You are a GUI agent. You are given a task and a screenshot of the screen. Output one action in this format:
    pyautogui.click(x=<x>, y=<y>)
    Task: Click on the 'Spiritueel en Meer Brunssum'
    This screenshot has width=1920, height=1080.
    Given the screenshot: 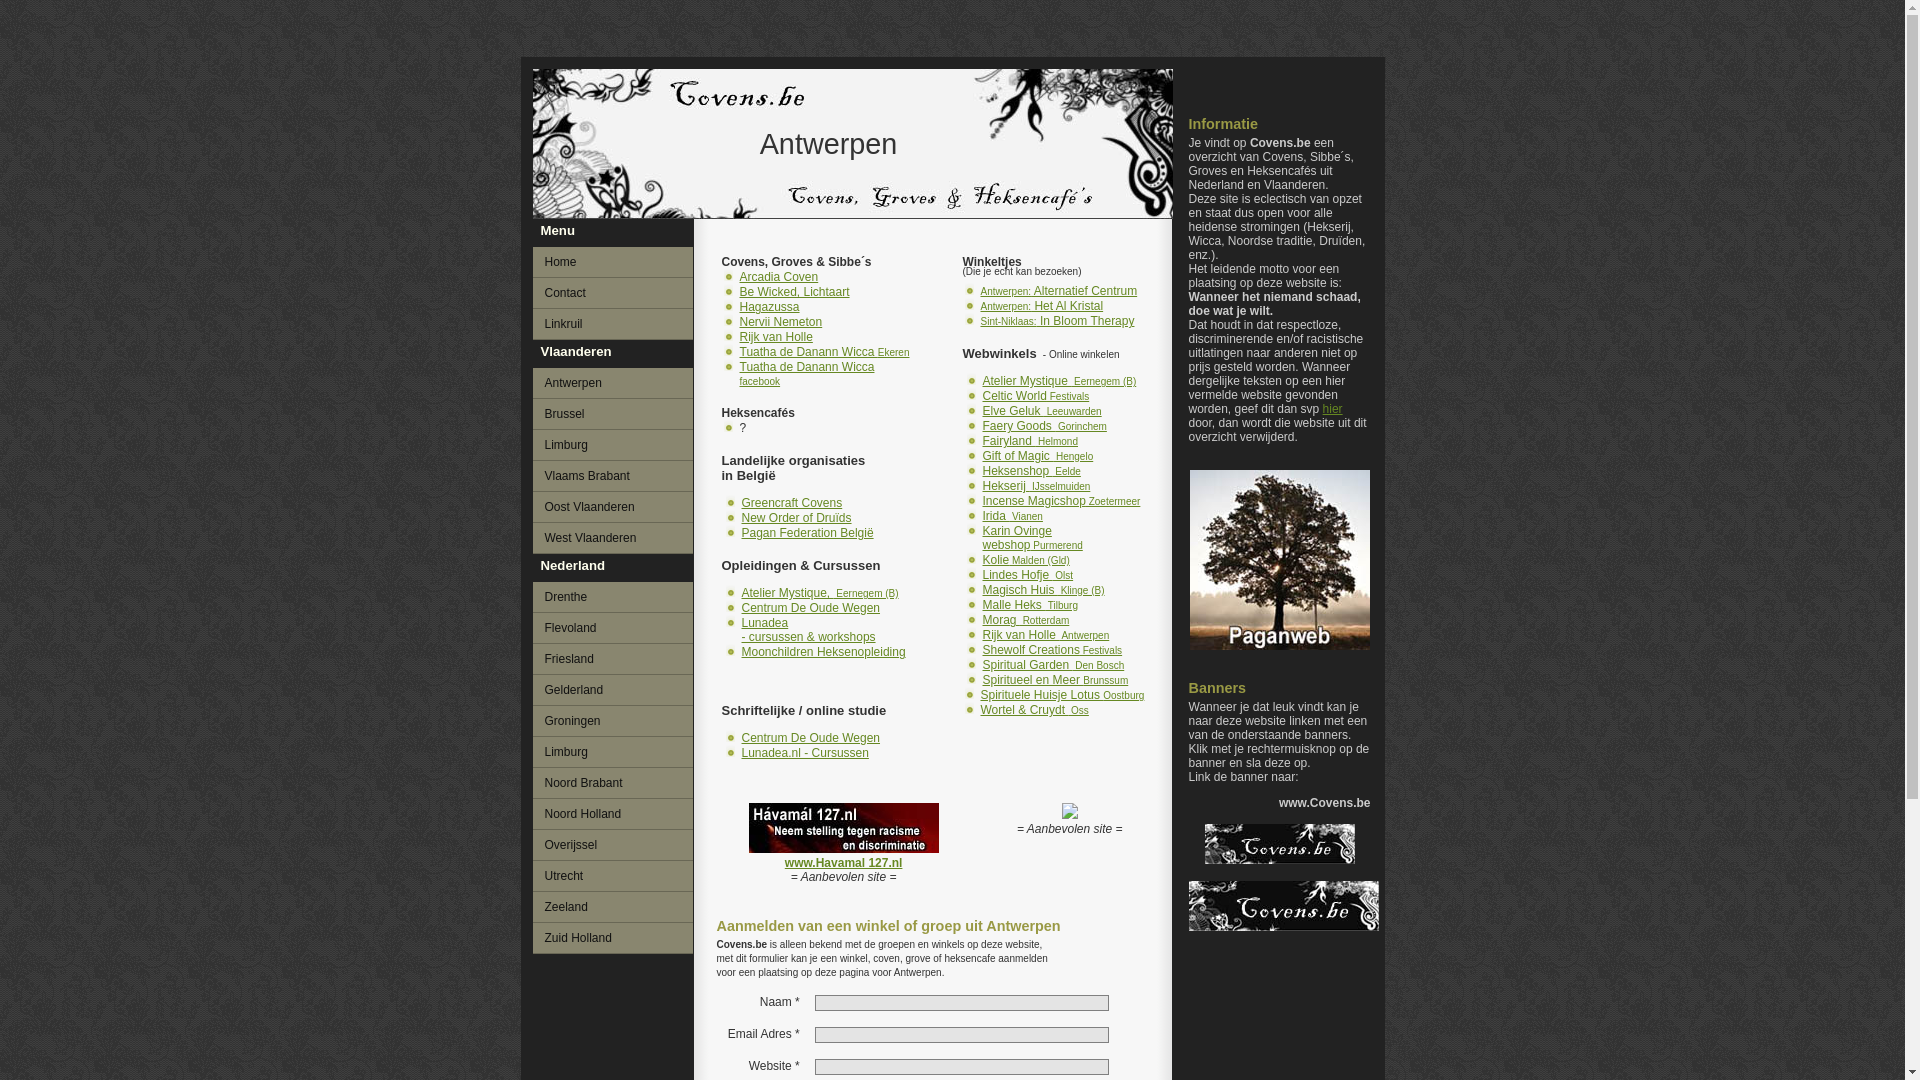 What is the action you would take?
    pyautogui.click(x=1054, y=678)
    